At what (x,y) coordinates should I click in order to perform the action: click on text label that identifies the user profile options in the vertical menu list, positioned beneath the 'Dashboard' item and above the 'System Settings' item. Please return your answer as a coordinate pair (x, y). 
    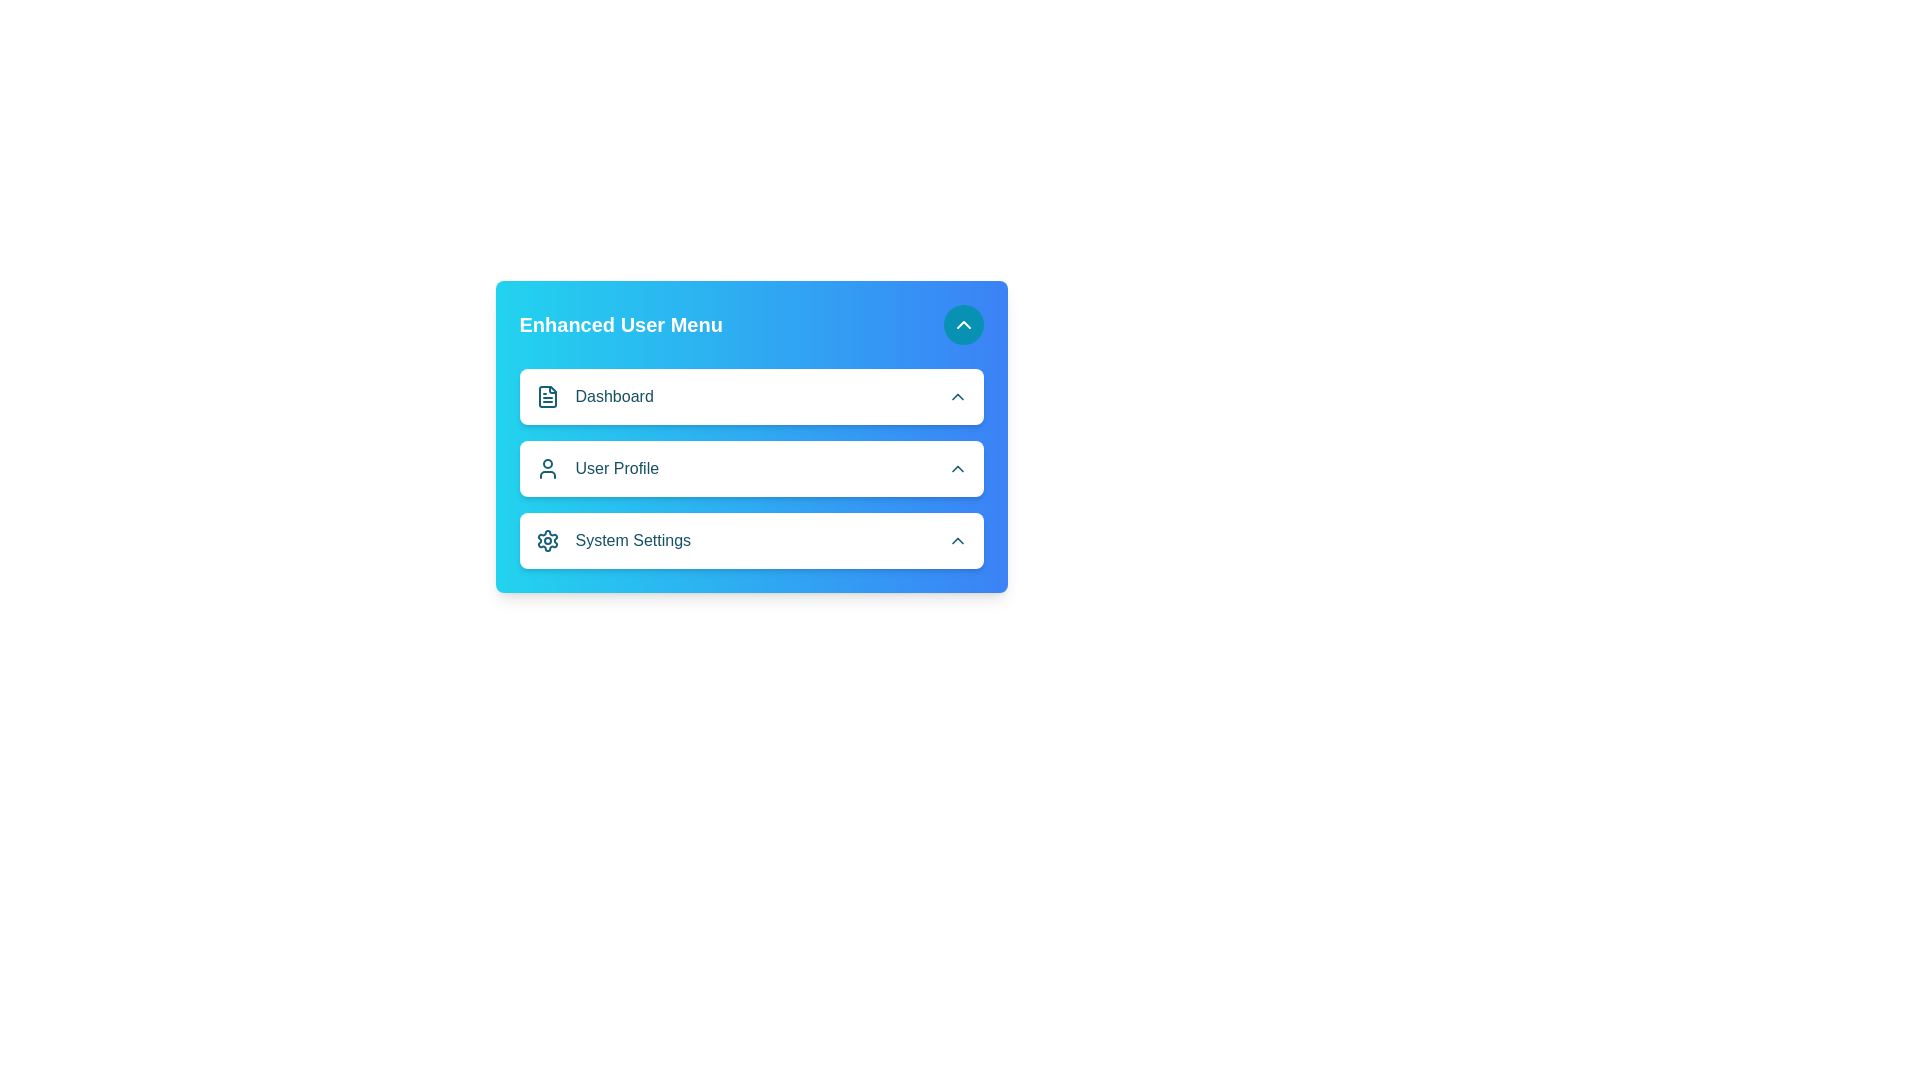
    Looking at the image, I should click on (616, 469).